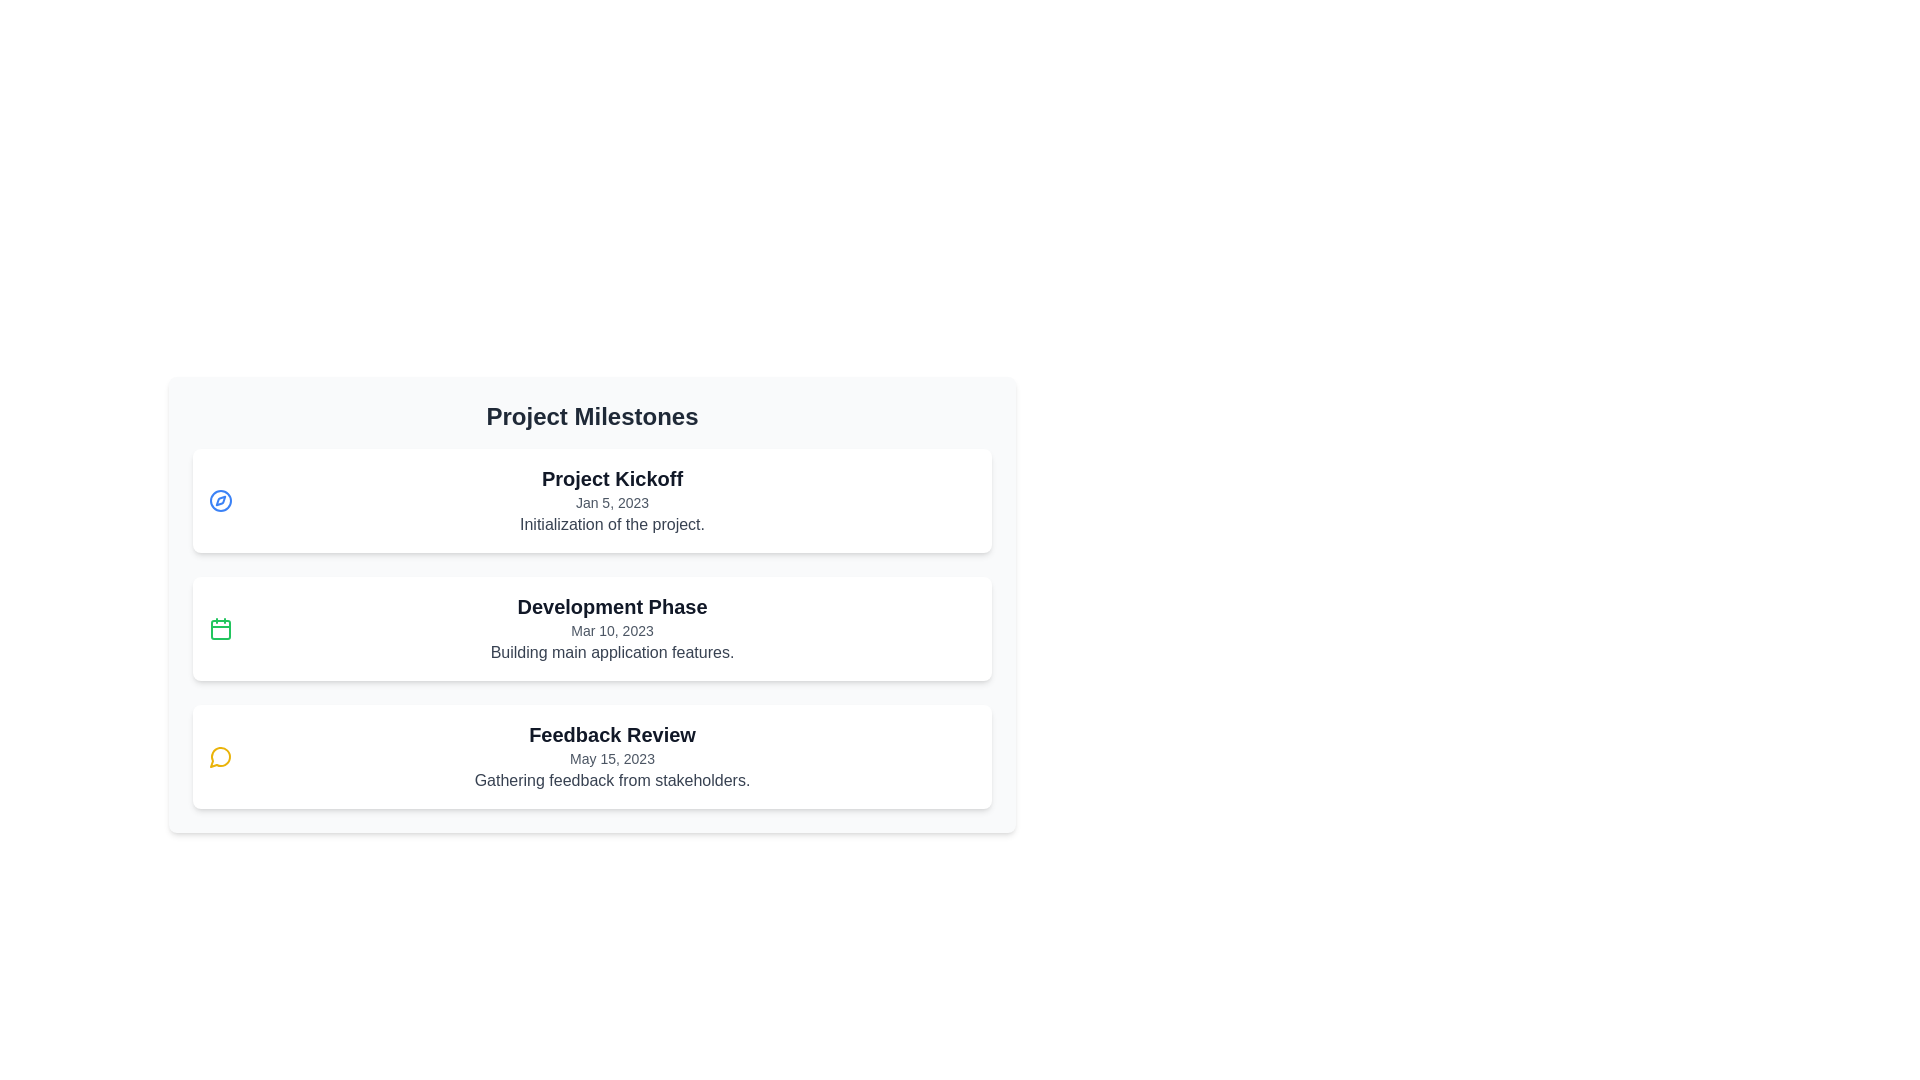 The image size is (1920, 1080). I want to click on the text label titled 'Feedback Review' which serves as the primary heading in the third row of the Project Milestones section, so click(611, 735).